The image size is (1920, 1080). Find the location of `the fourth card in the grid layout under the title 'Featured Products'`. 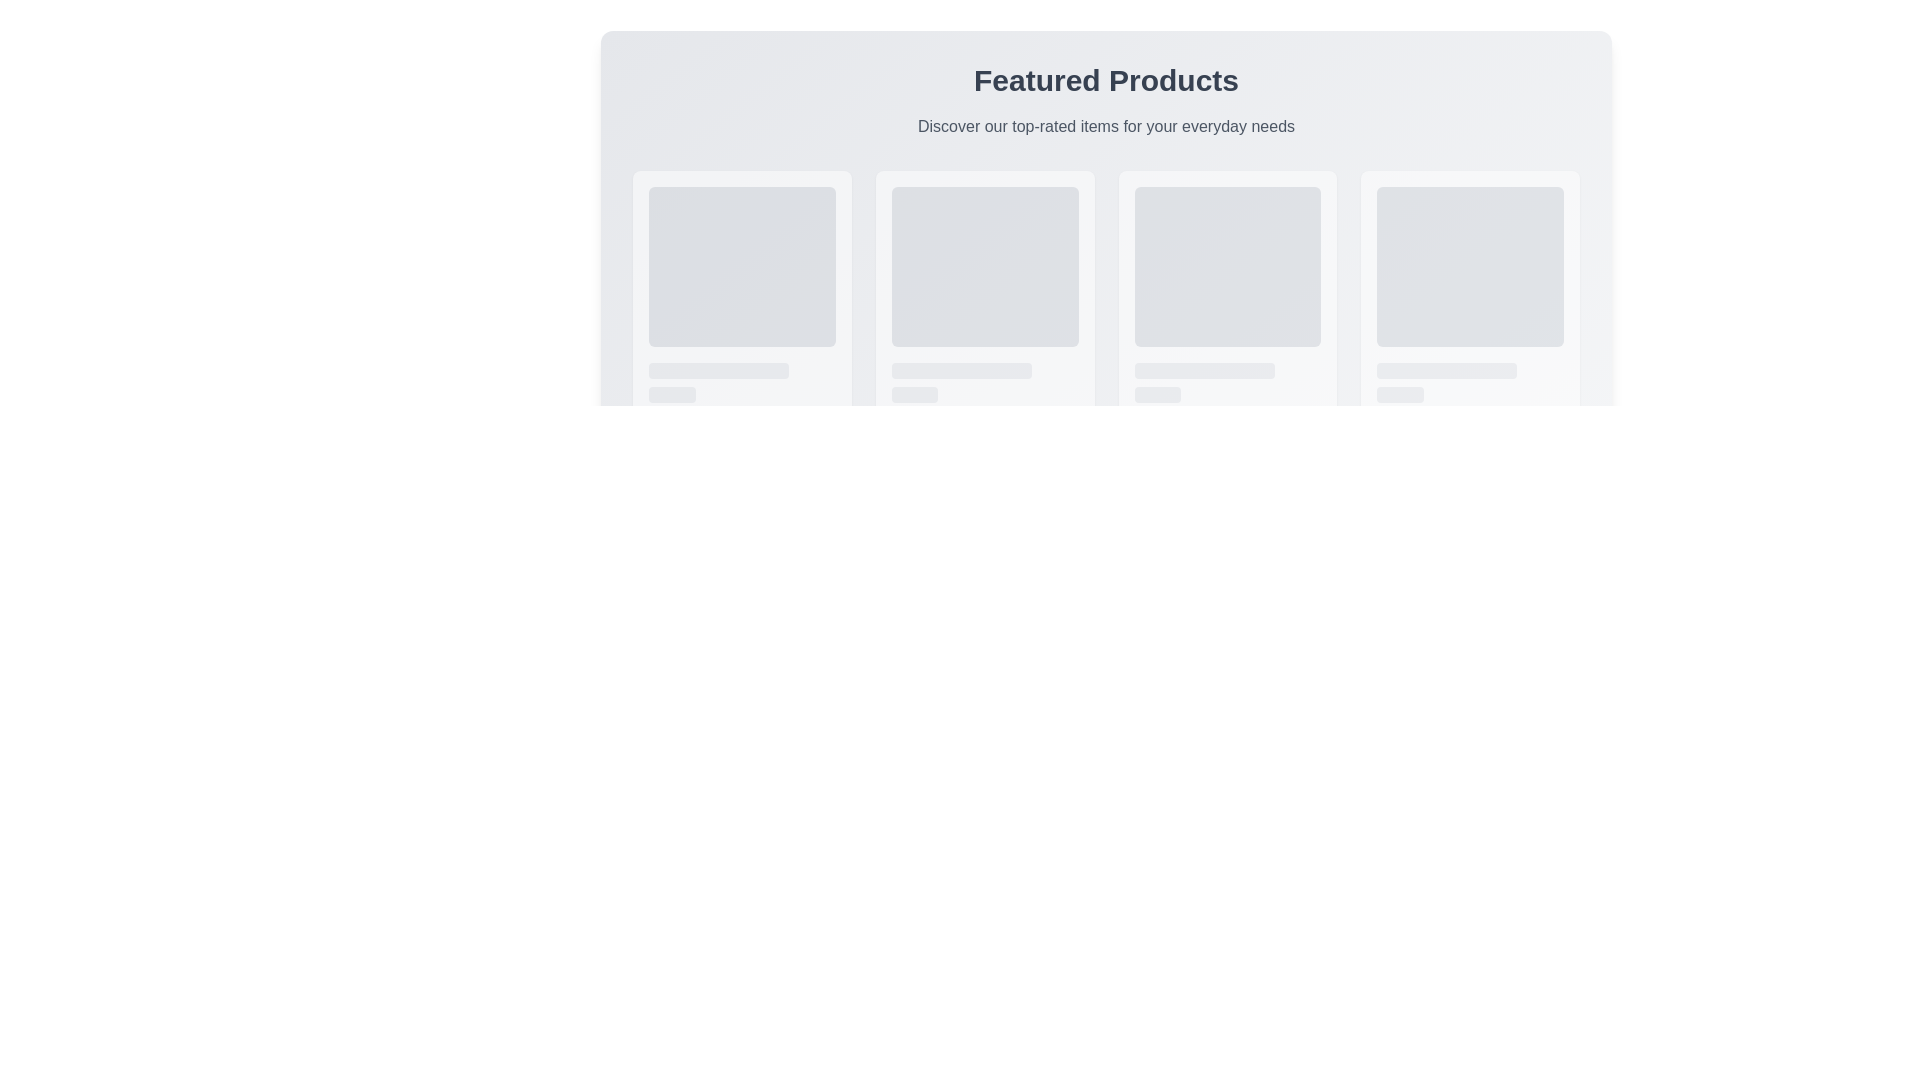

the fourth card in the grid layout under the title 'Featured Products' is located at coordinates (1470, 322).